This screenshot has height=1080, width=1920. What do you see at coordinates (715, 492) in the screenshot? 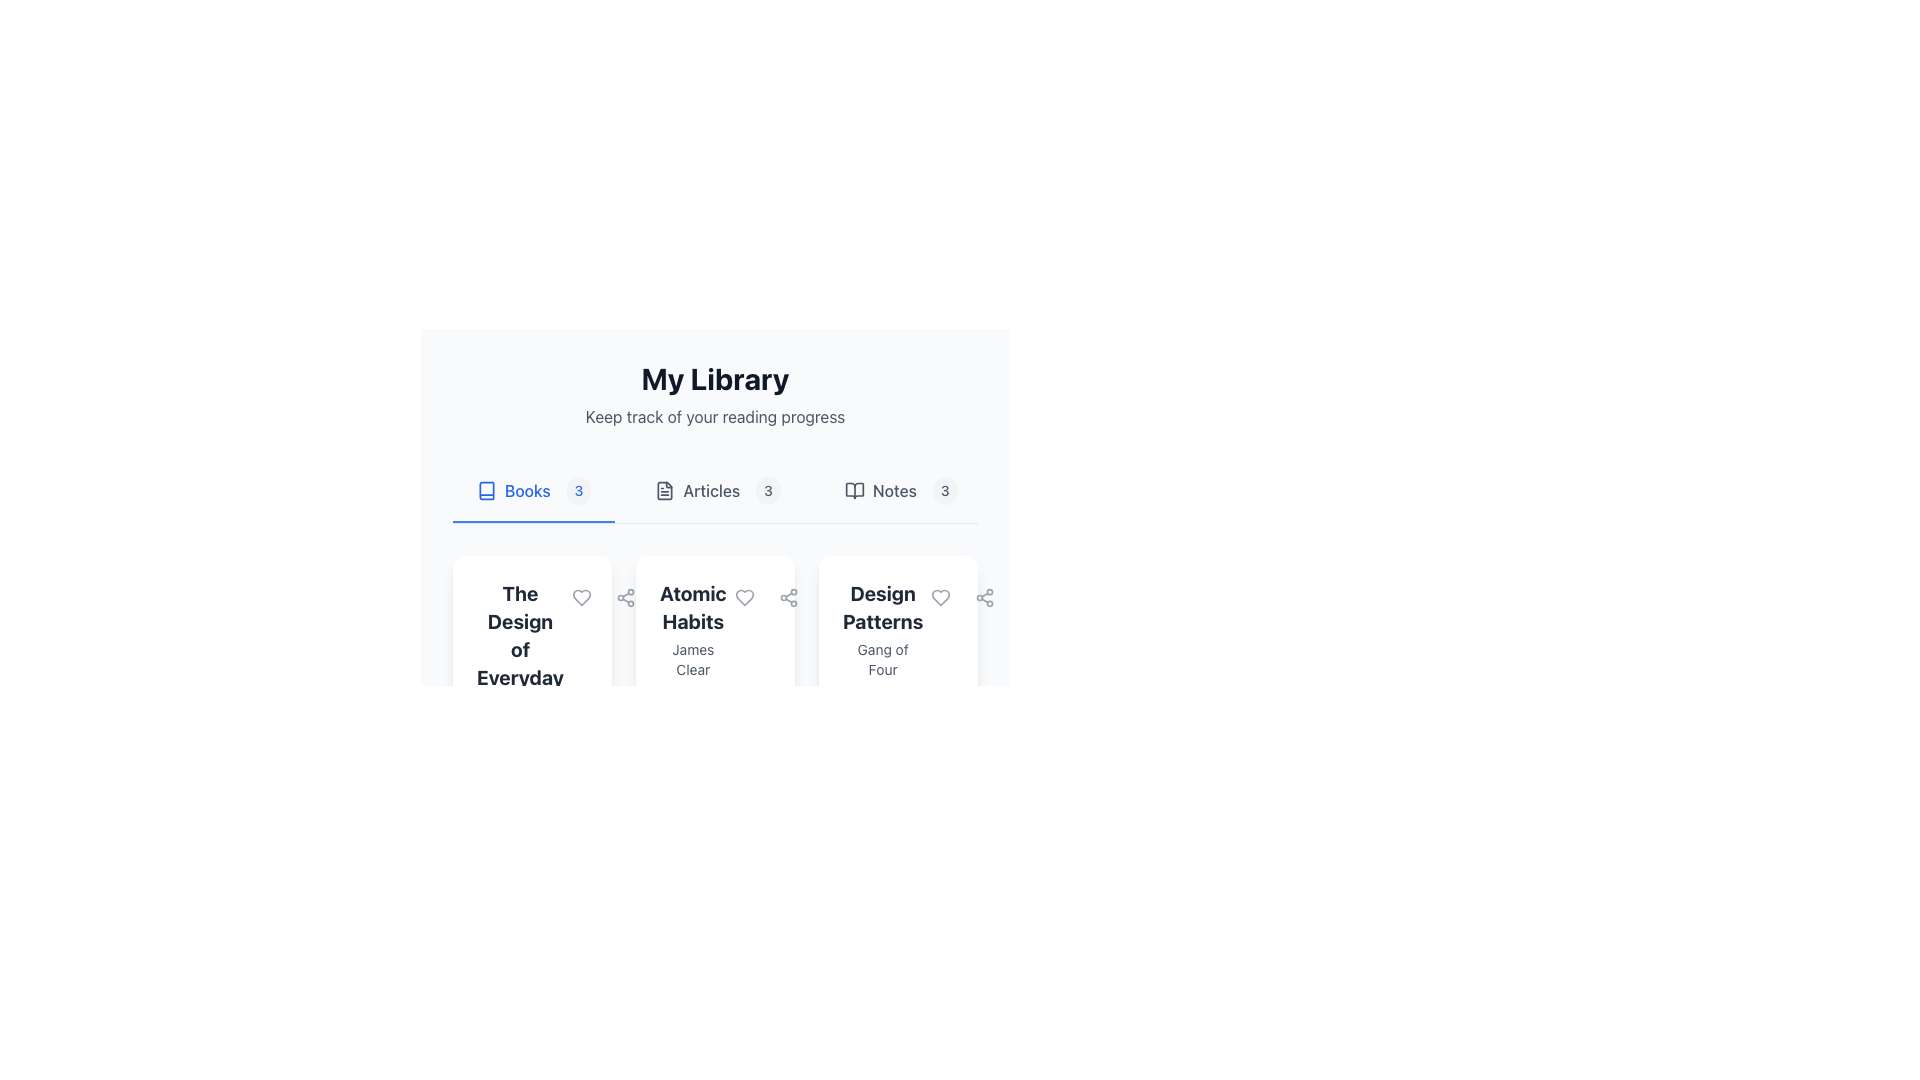
I see `'Articles' navigation tab, which is the second tab in the horizontal navigation bar, featuring a document icon and the count '3'` at bounding box center [715, 492].